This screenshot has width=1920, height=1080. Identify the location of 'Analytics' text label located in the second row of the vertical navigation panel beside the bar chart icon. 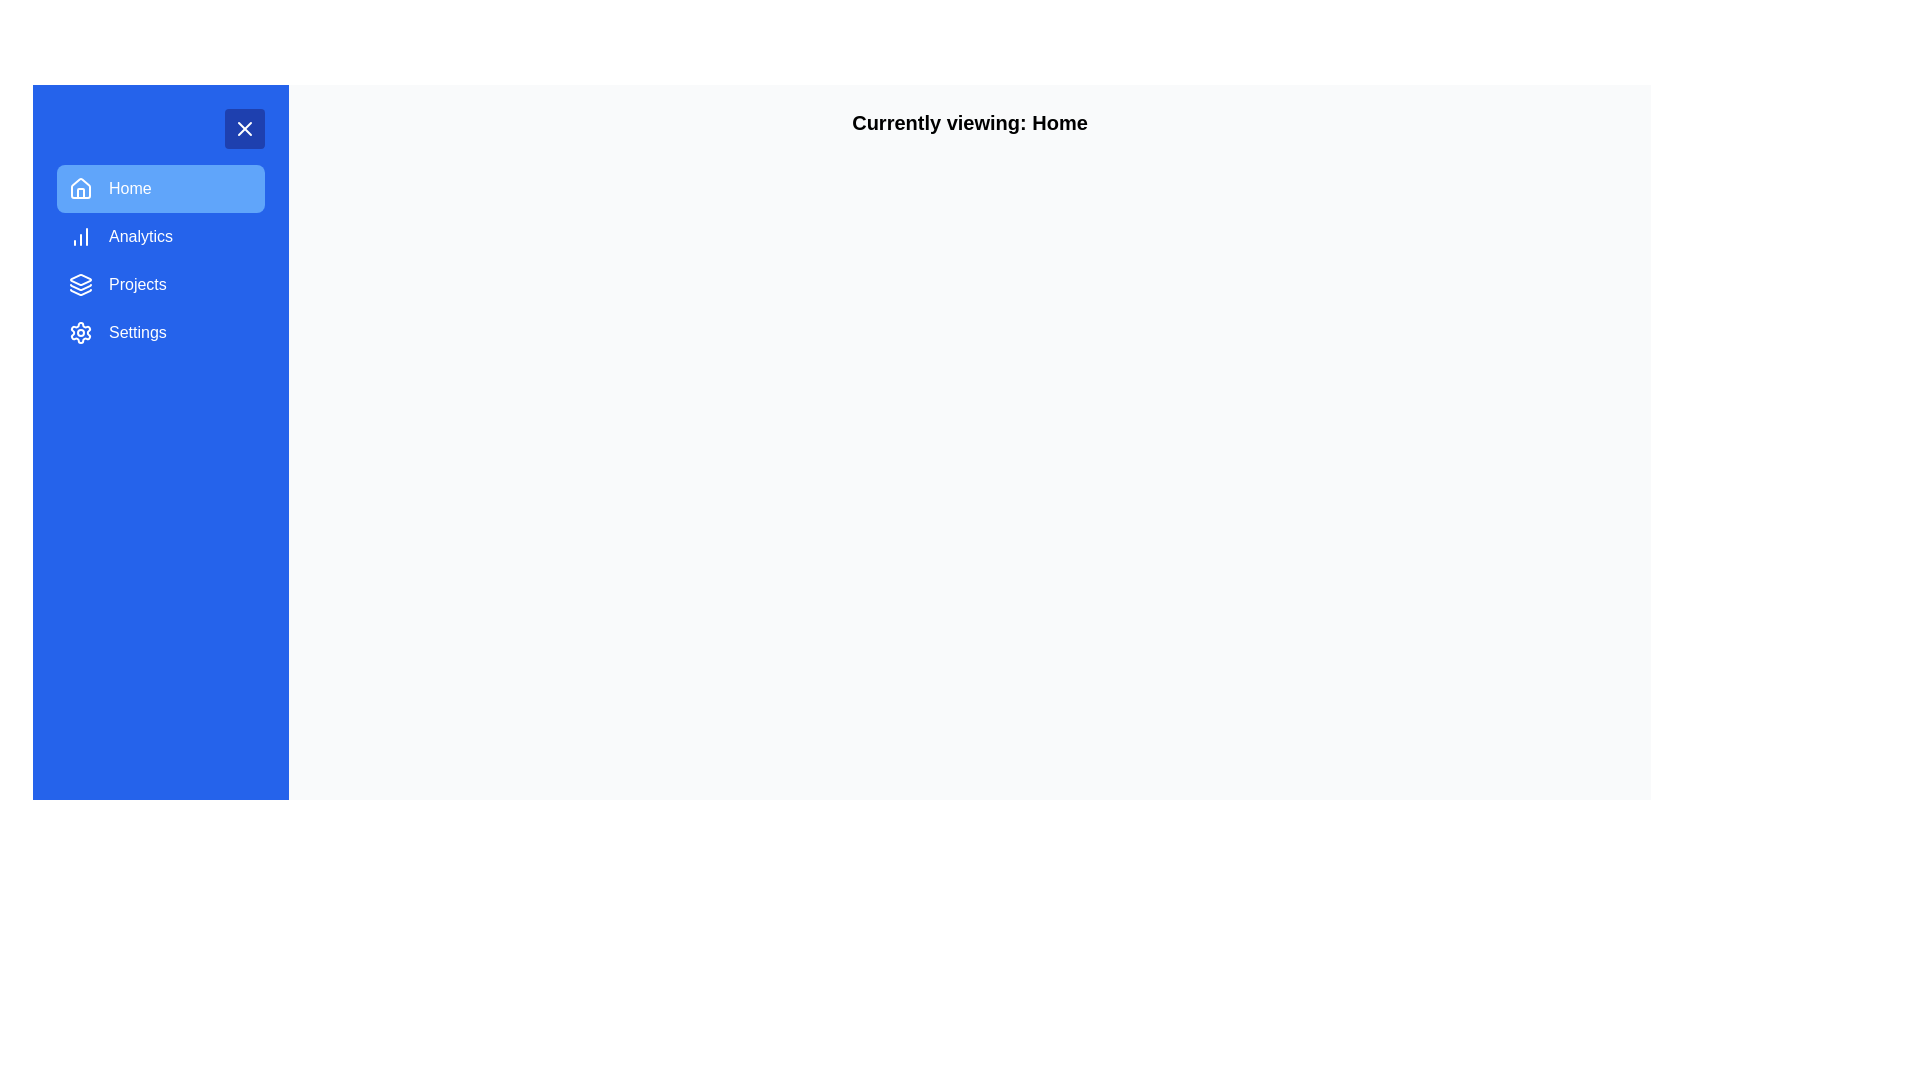
(139, 235).